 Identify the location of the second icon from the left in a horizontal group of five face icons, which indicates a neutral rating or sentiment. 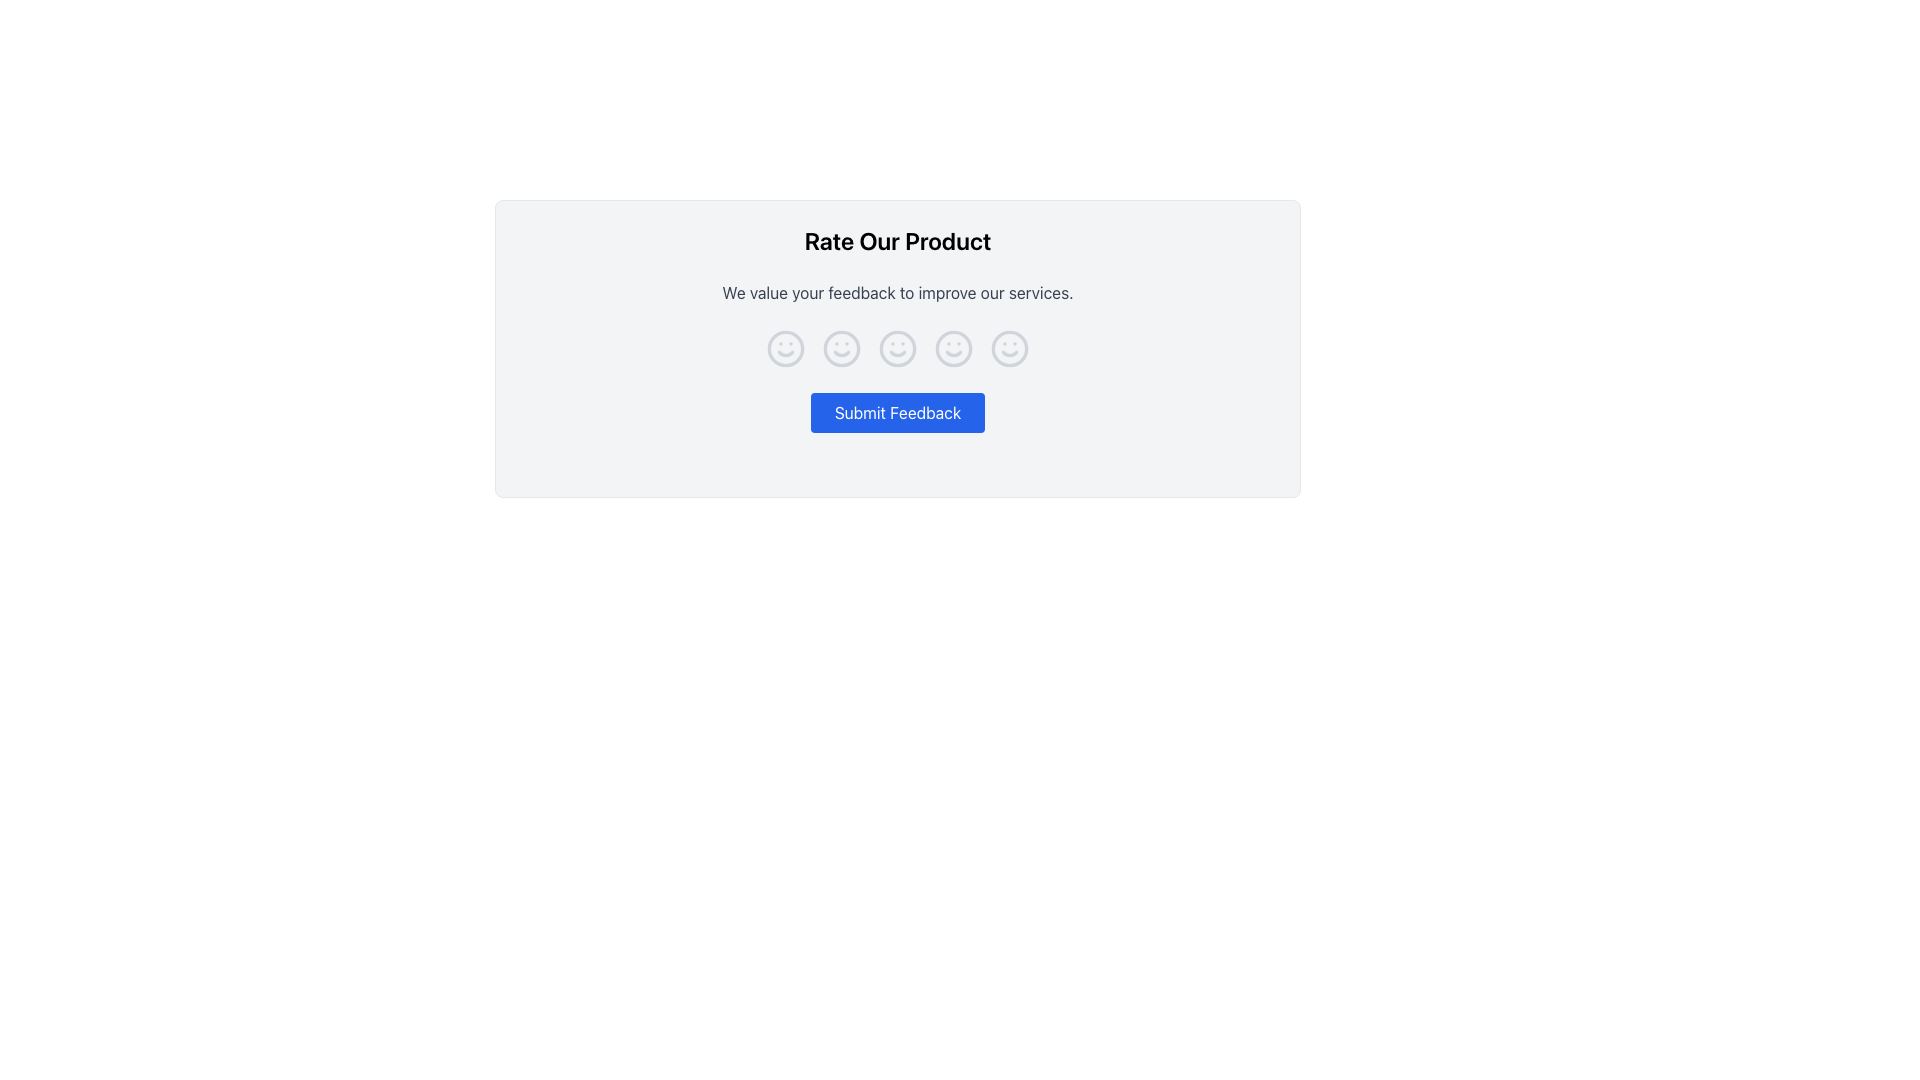
(841, 347).